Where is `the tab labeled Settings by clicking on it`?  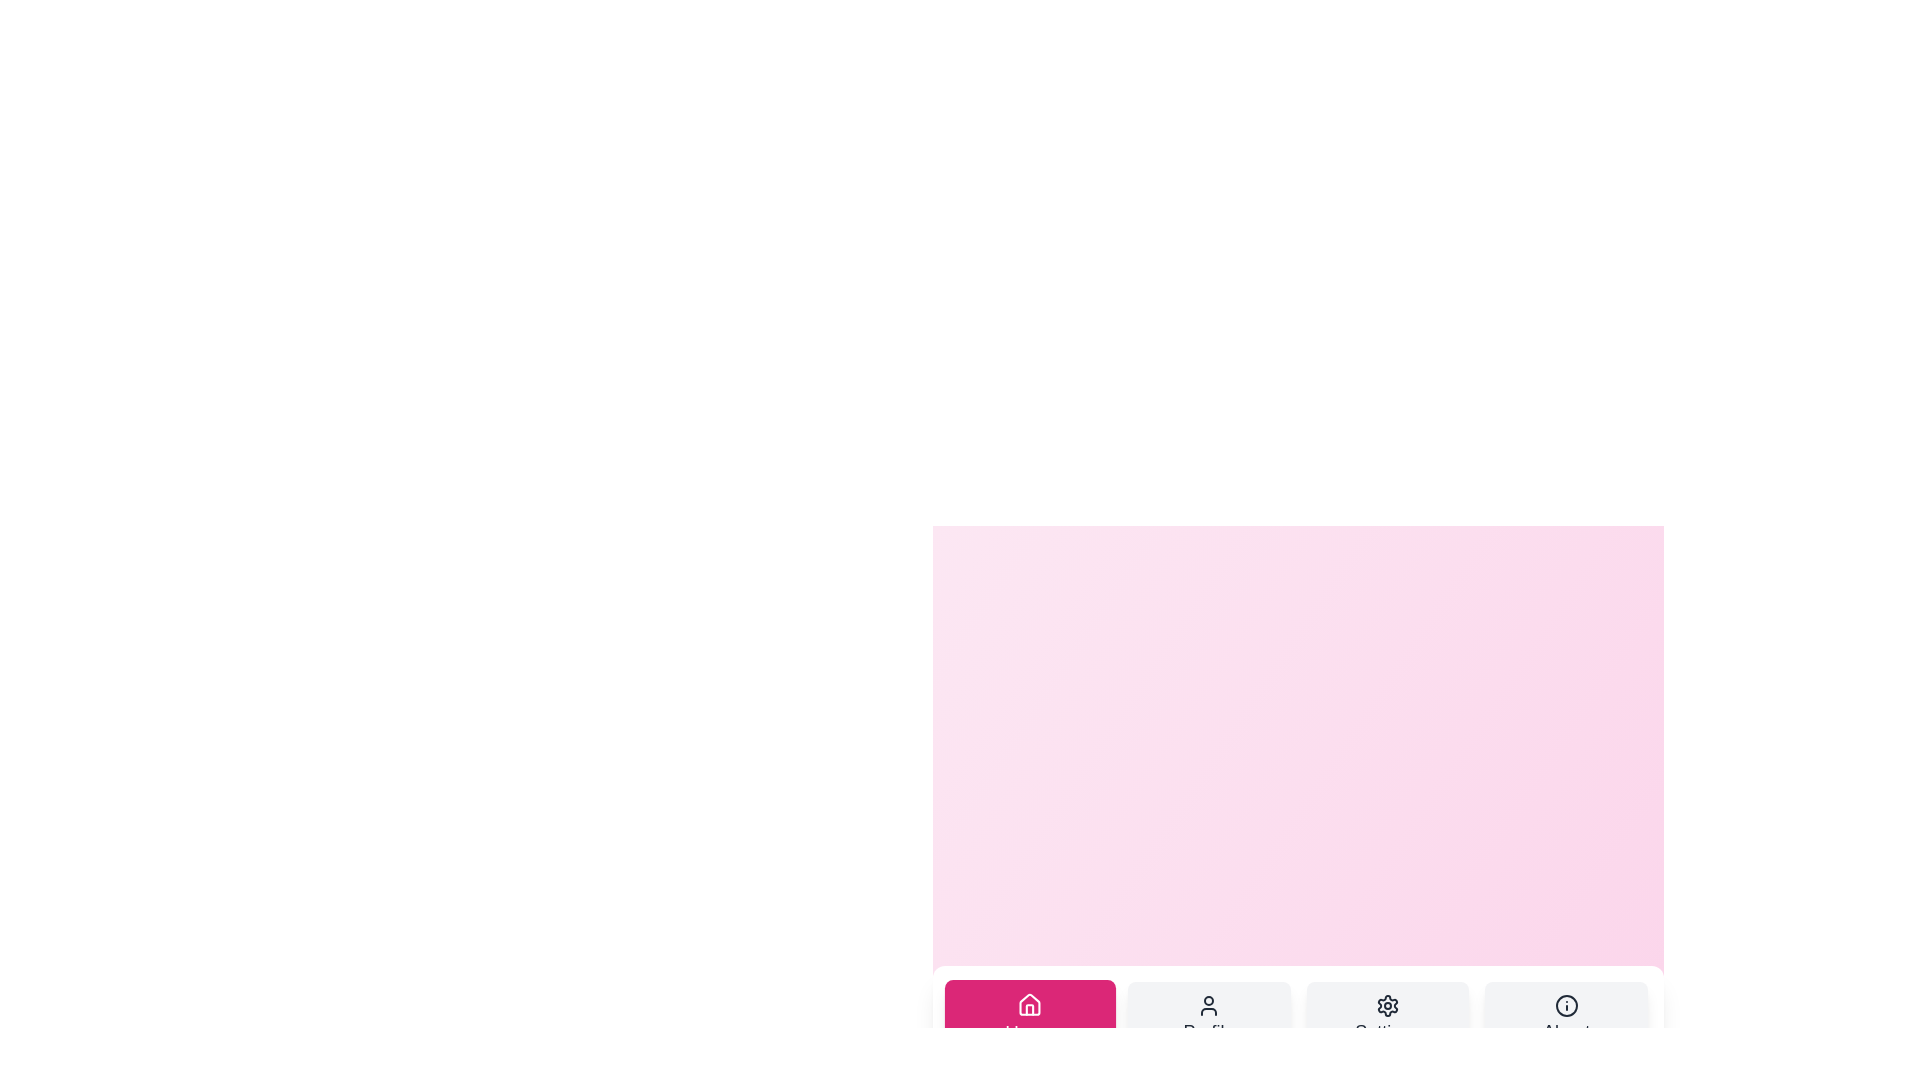 the tab labeled Settings by clicking on it is located at coordinates (1386, 1019).